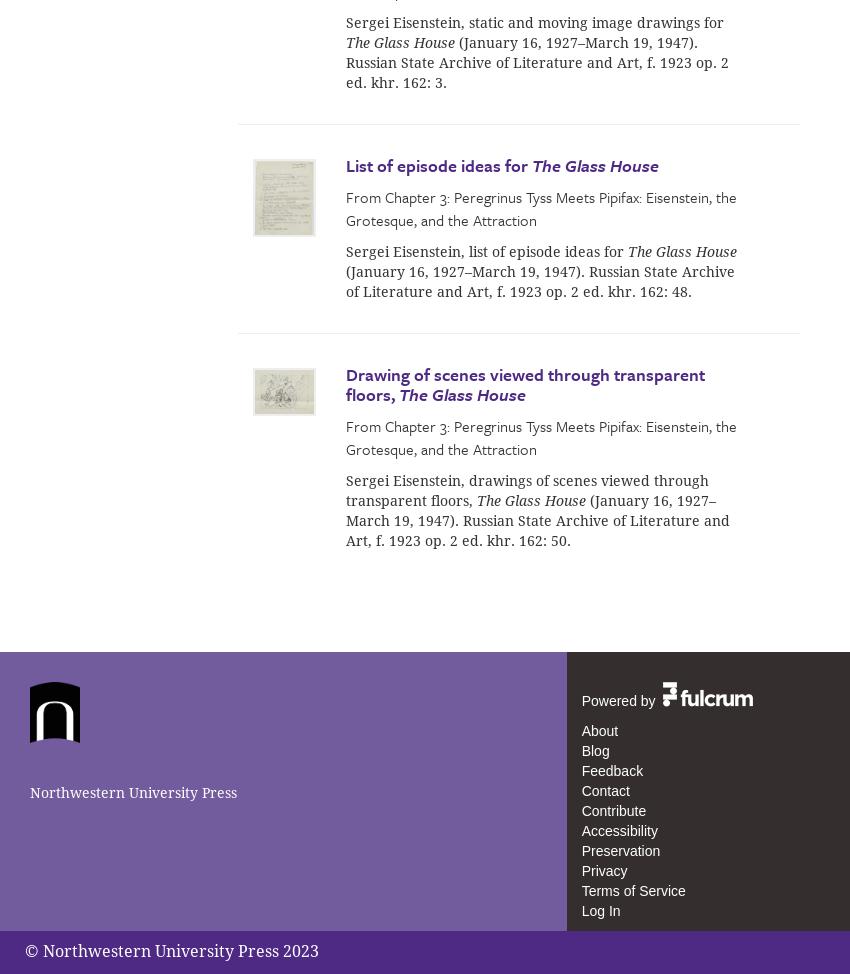 The height and width of the screenshot is (974, 850). I want to click on 'Sergei Eisenstein, list of episode ideas for', so click(345, 249).